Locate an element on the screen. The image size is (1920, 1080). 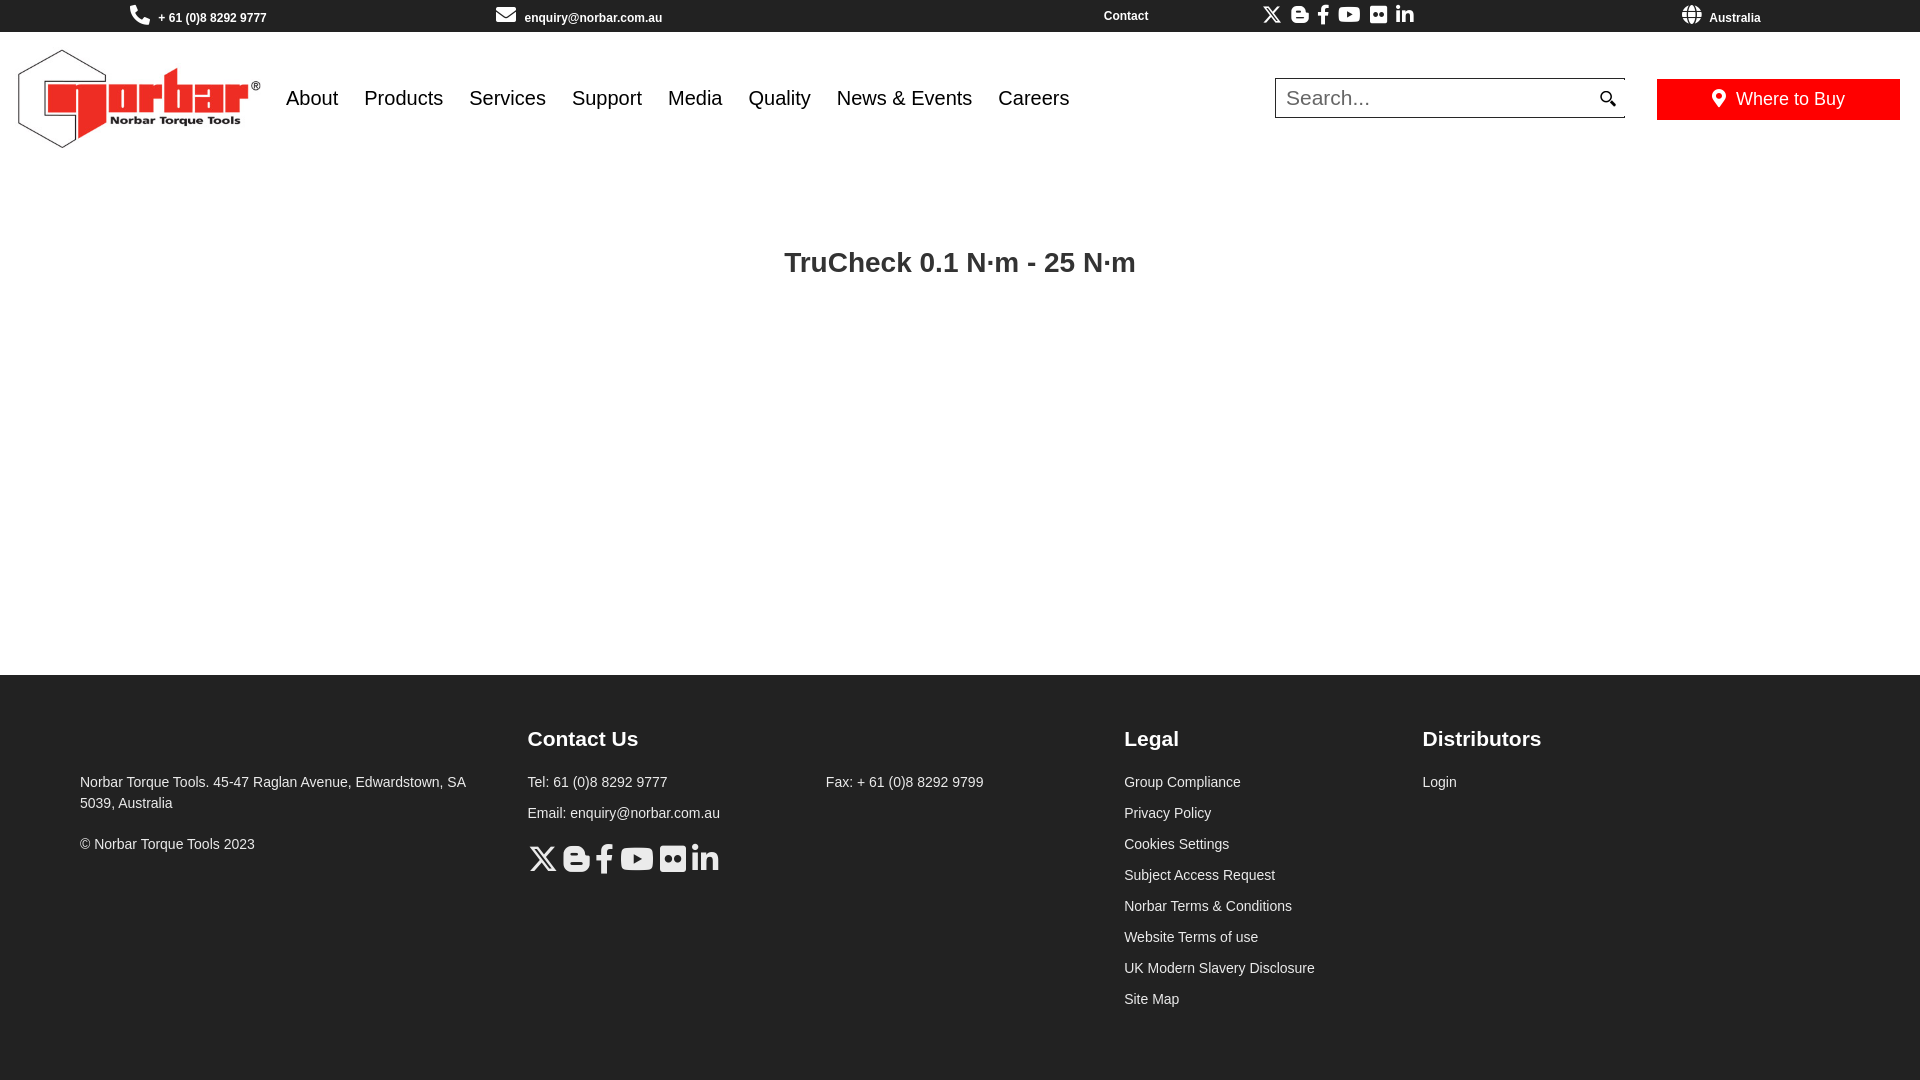
'Products' is located at coordinates (402, 98).